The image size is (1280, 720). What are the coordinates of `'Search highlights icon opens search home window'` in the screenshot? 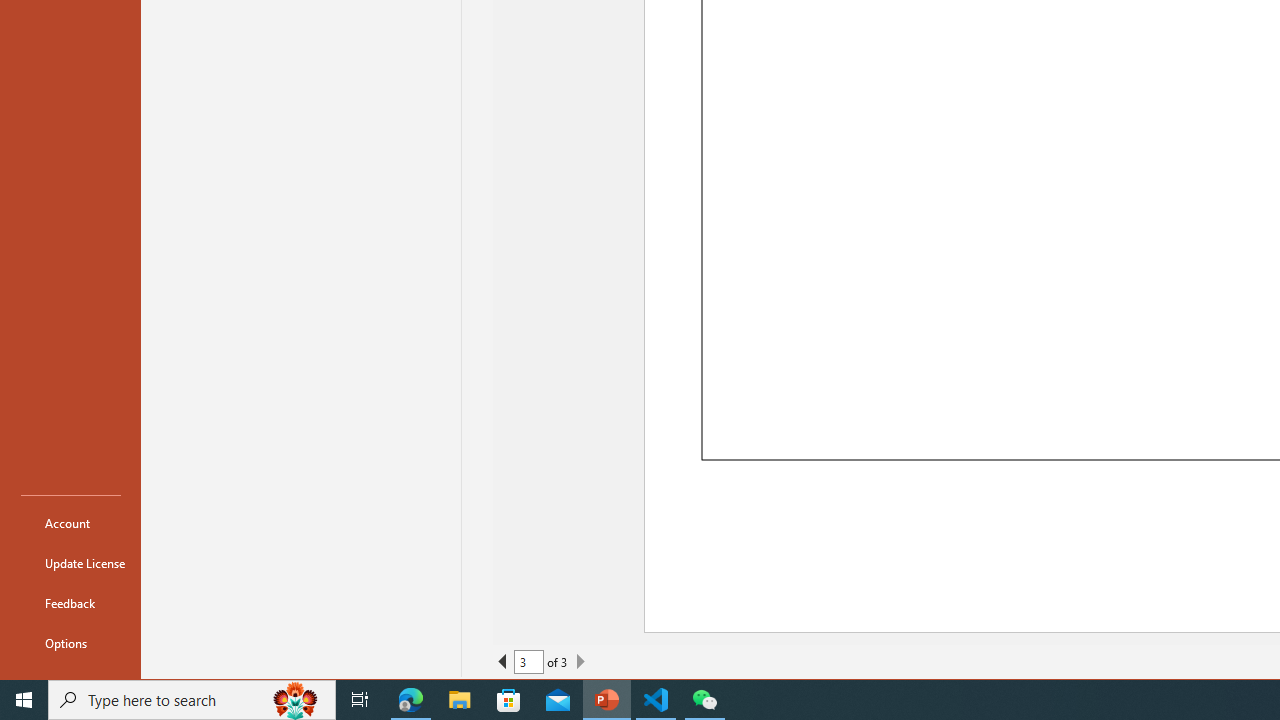 It's located at (294, 698).